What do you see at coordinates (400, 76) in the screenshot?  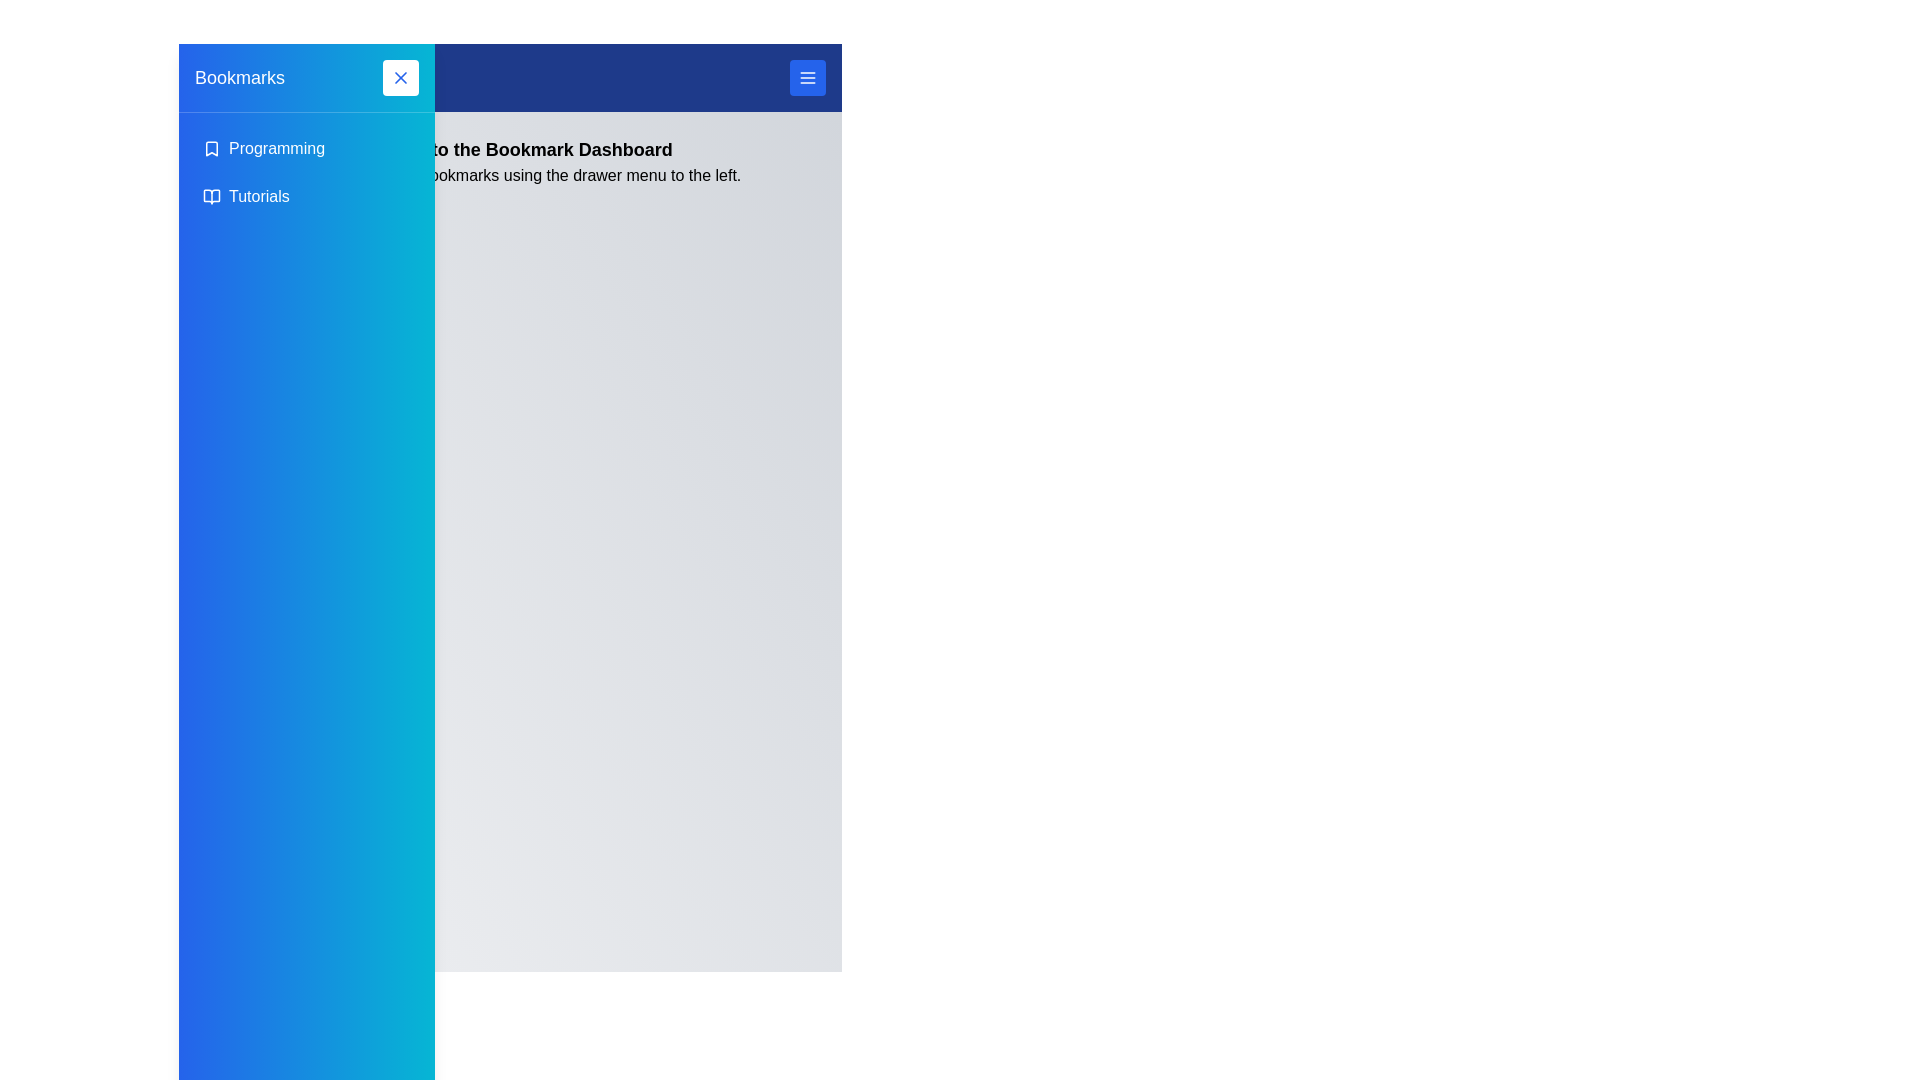 I see `the close icon button located in the top-right corner of the navigation drawer` at bounding box center [400, 76].